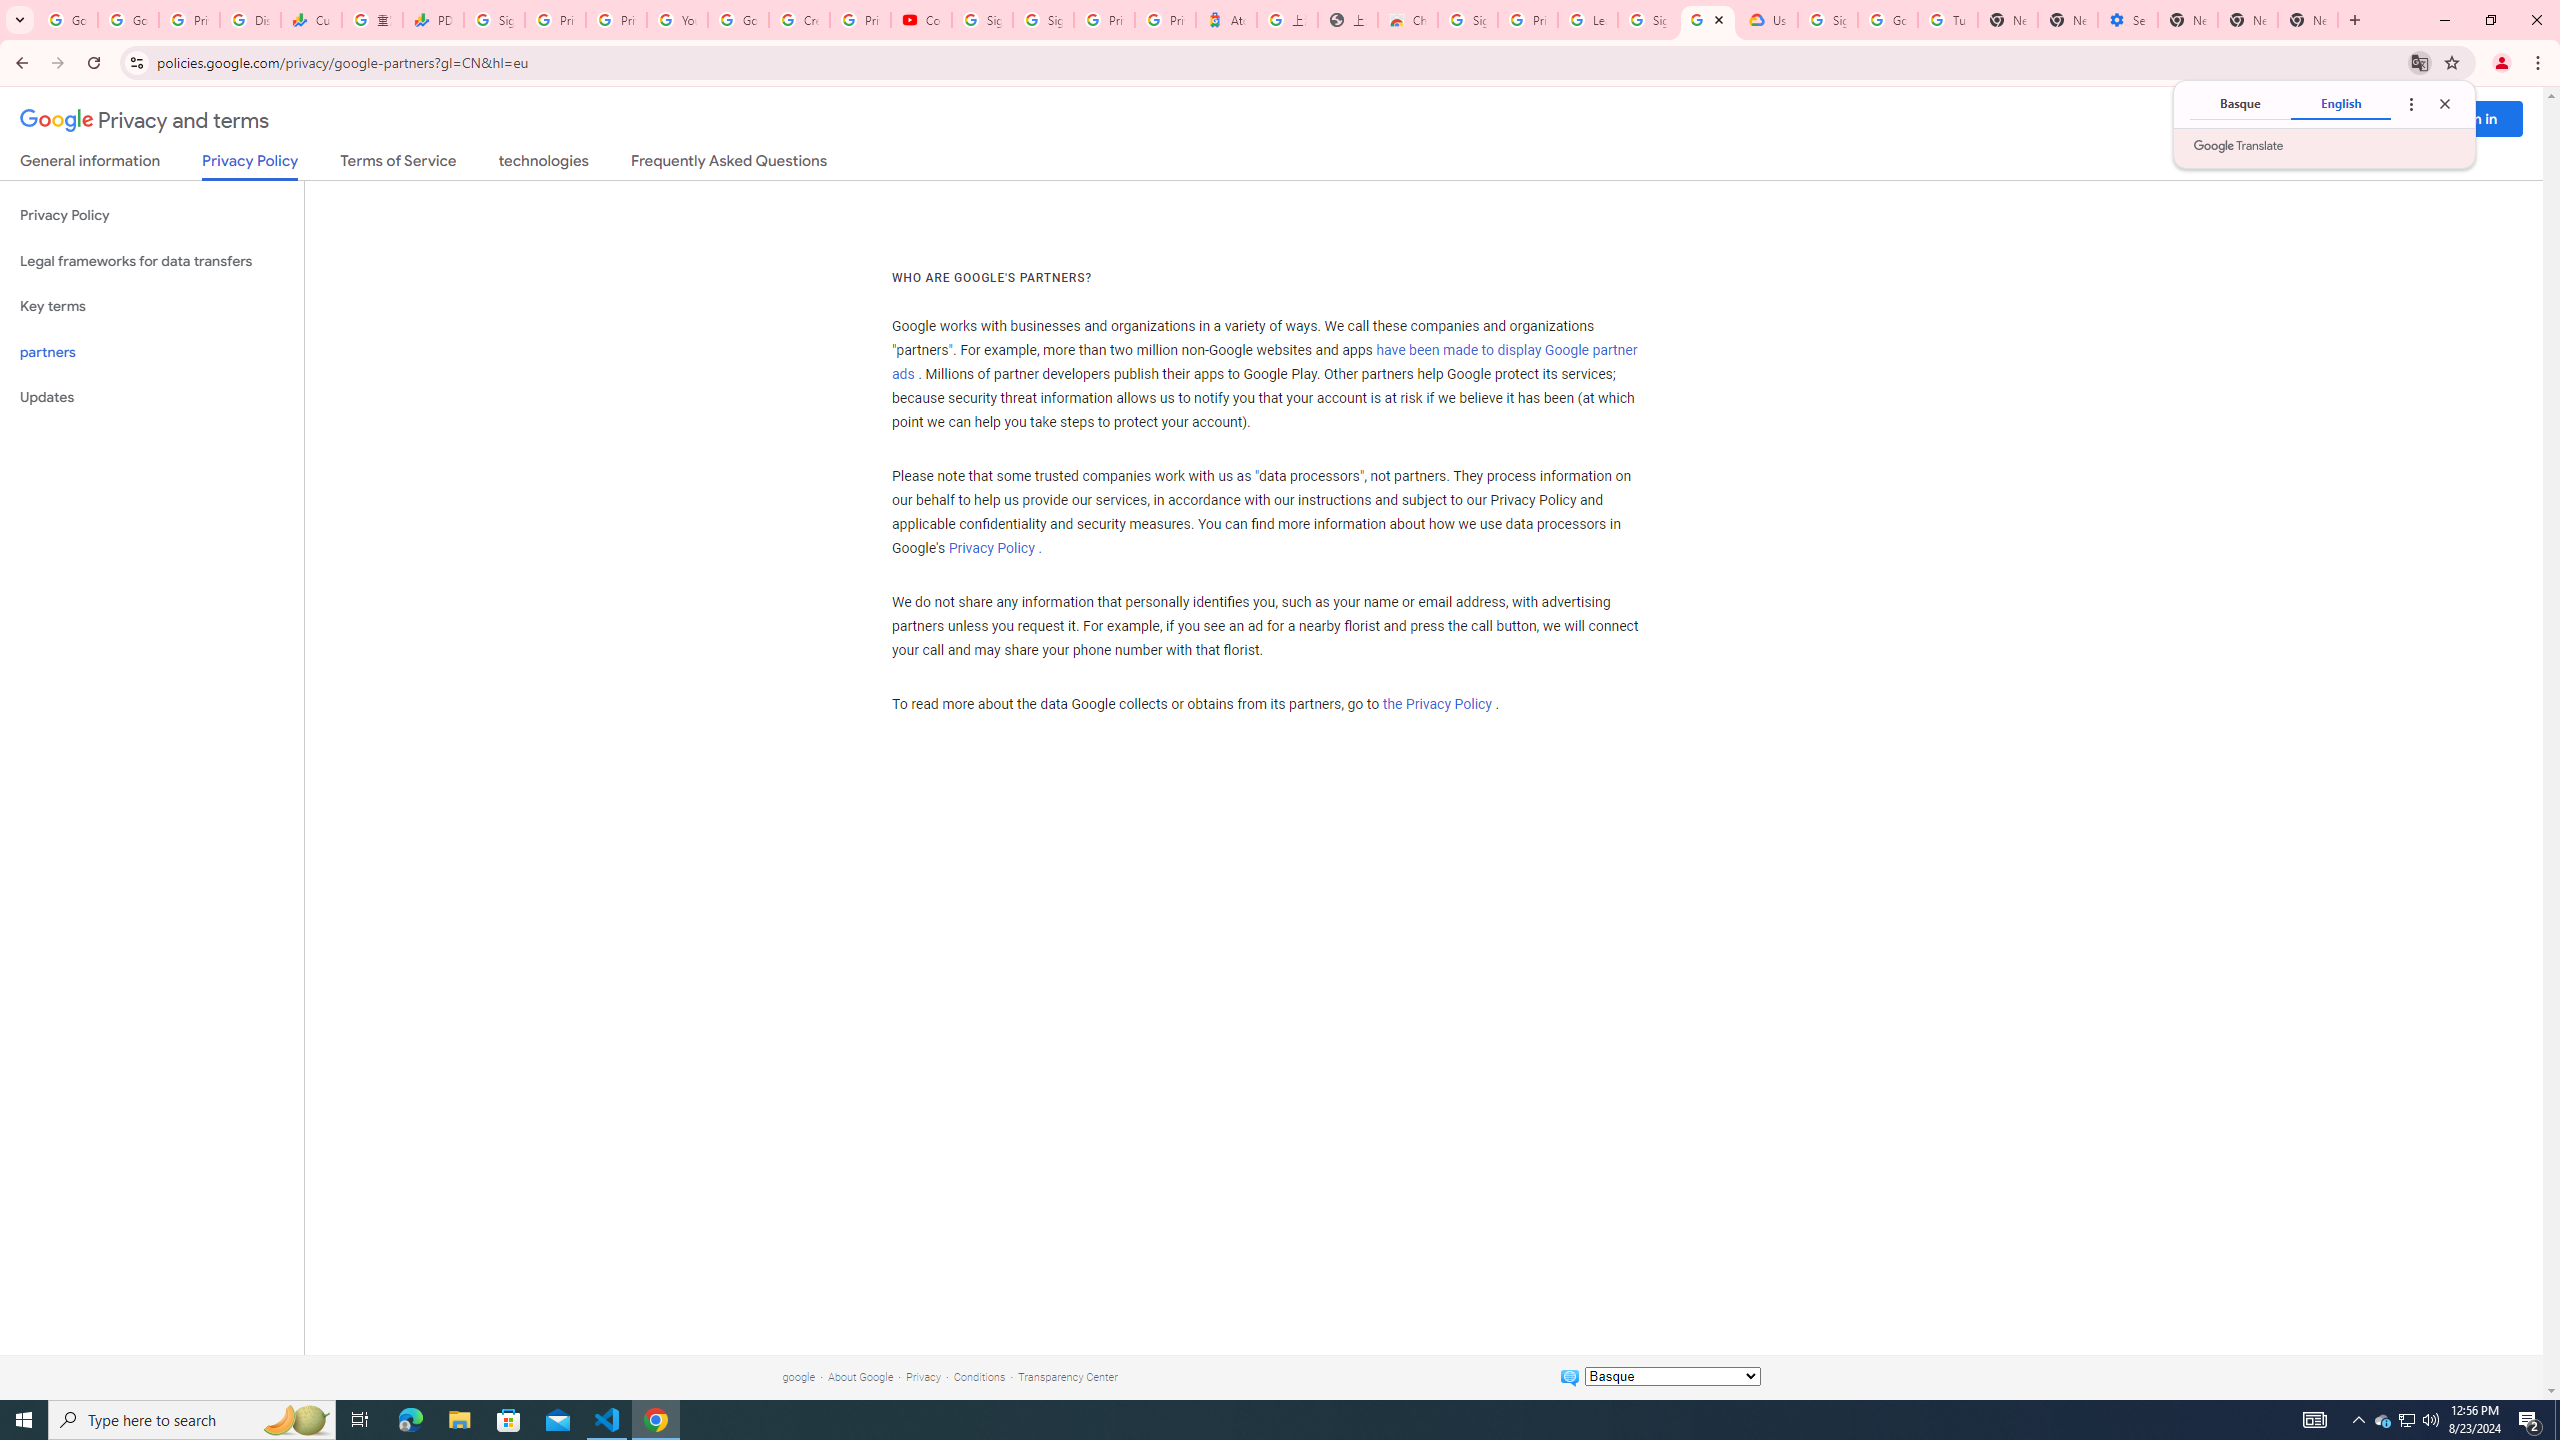 This screenshot has width=2560, height=1440. What do you see at coordinates (509, 1418) in the screenshot?
I see `'Microsoft Store'` at bounding box center [509, 1418].